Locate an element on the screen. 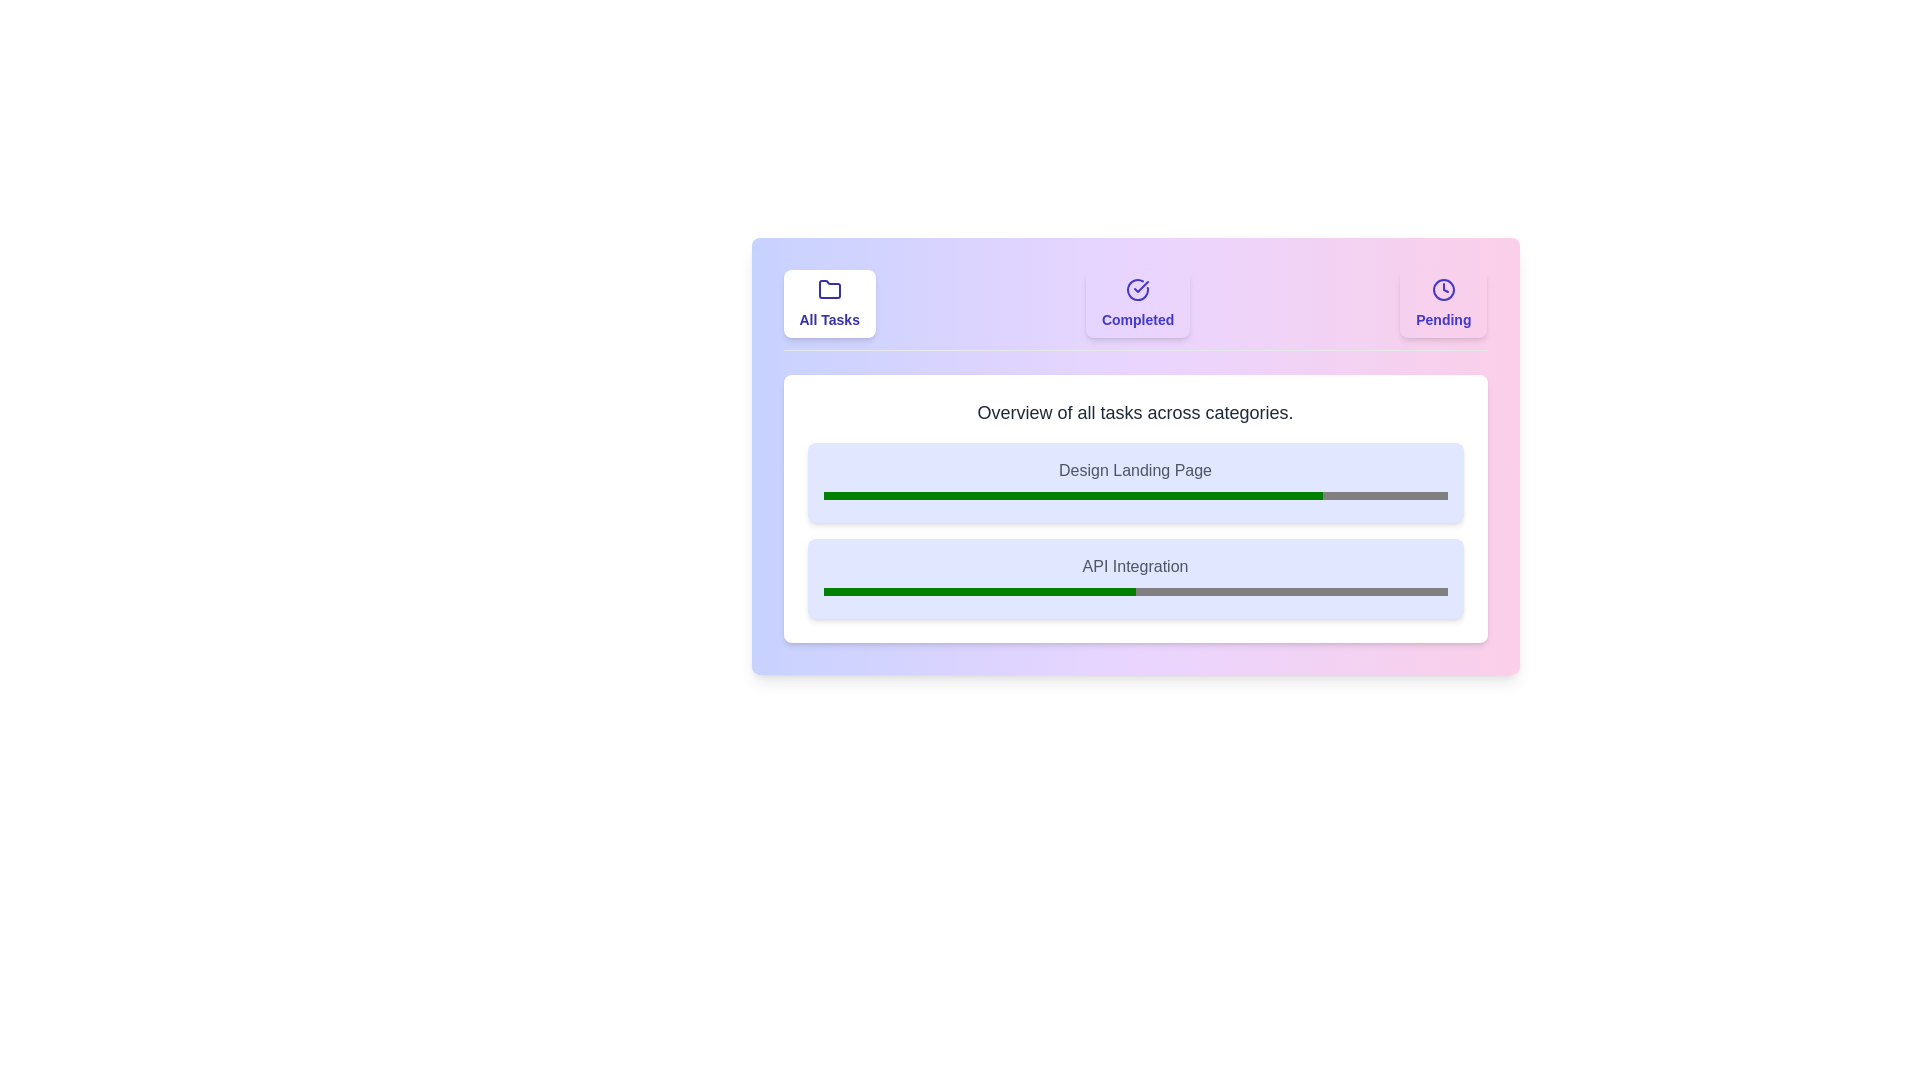  the representation of the clock icon located at the center-top of the 'Pending' button in the top-right corner of the interface is located at coordinates (1443, 289).